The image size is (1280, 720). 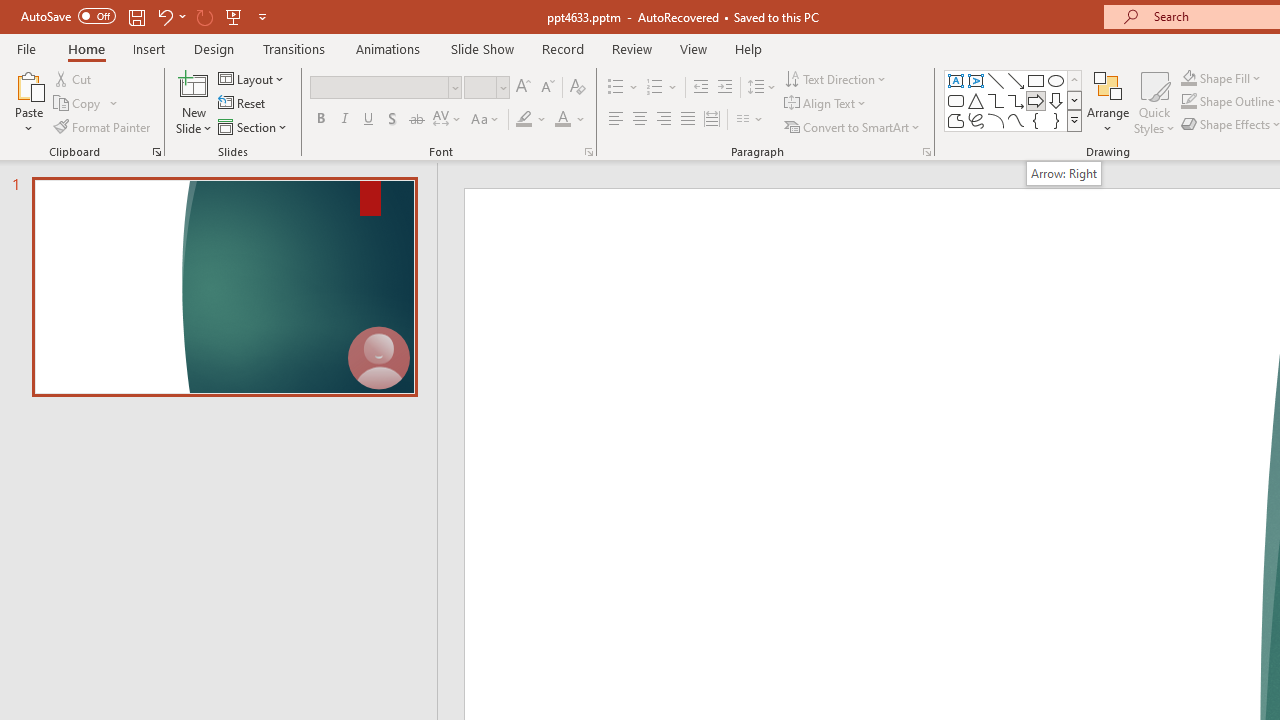 What do you see at coordinates (251, 78) in the screenshot?
I see `'Layout'` at bounding box center [251, 78].